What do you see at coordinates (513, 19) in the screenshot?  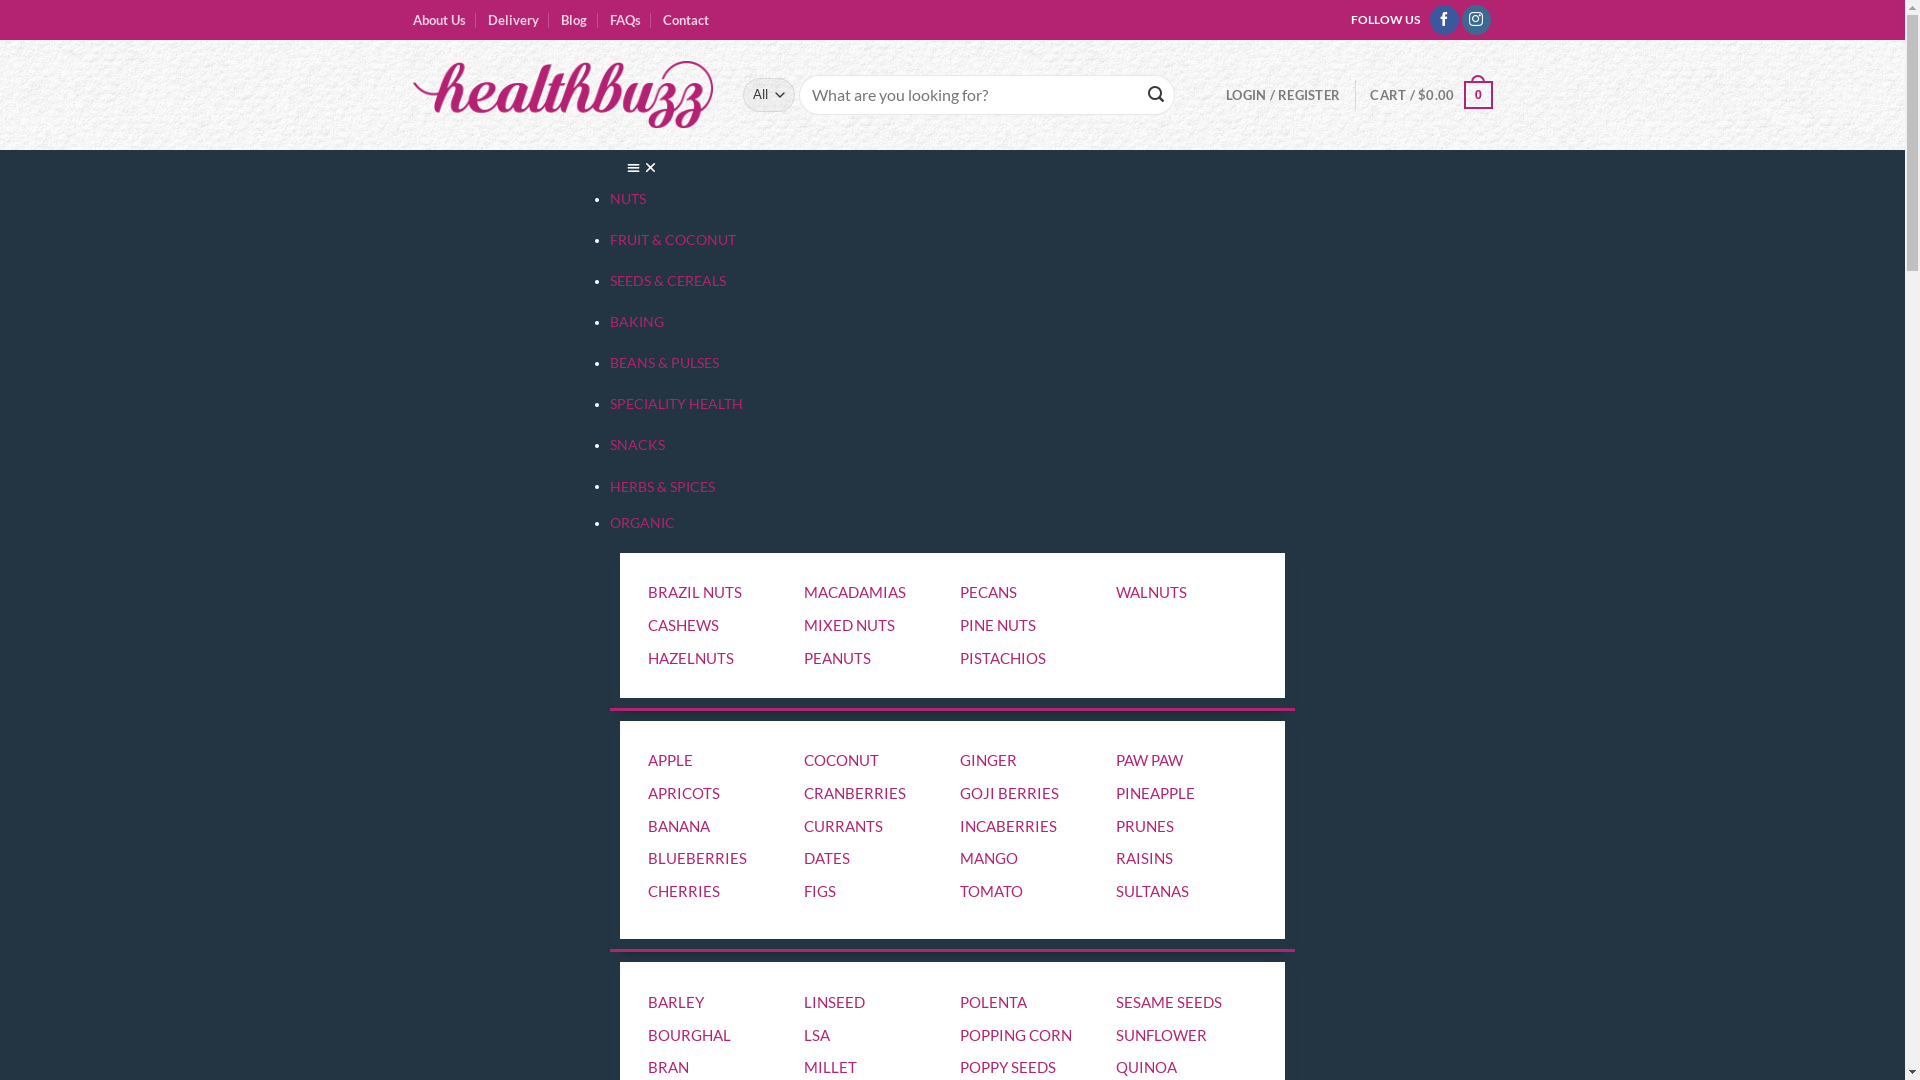 I see `'Delivery'` at bounding box center [513, 19].